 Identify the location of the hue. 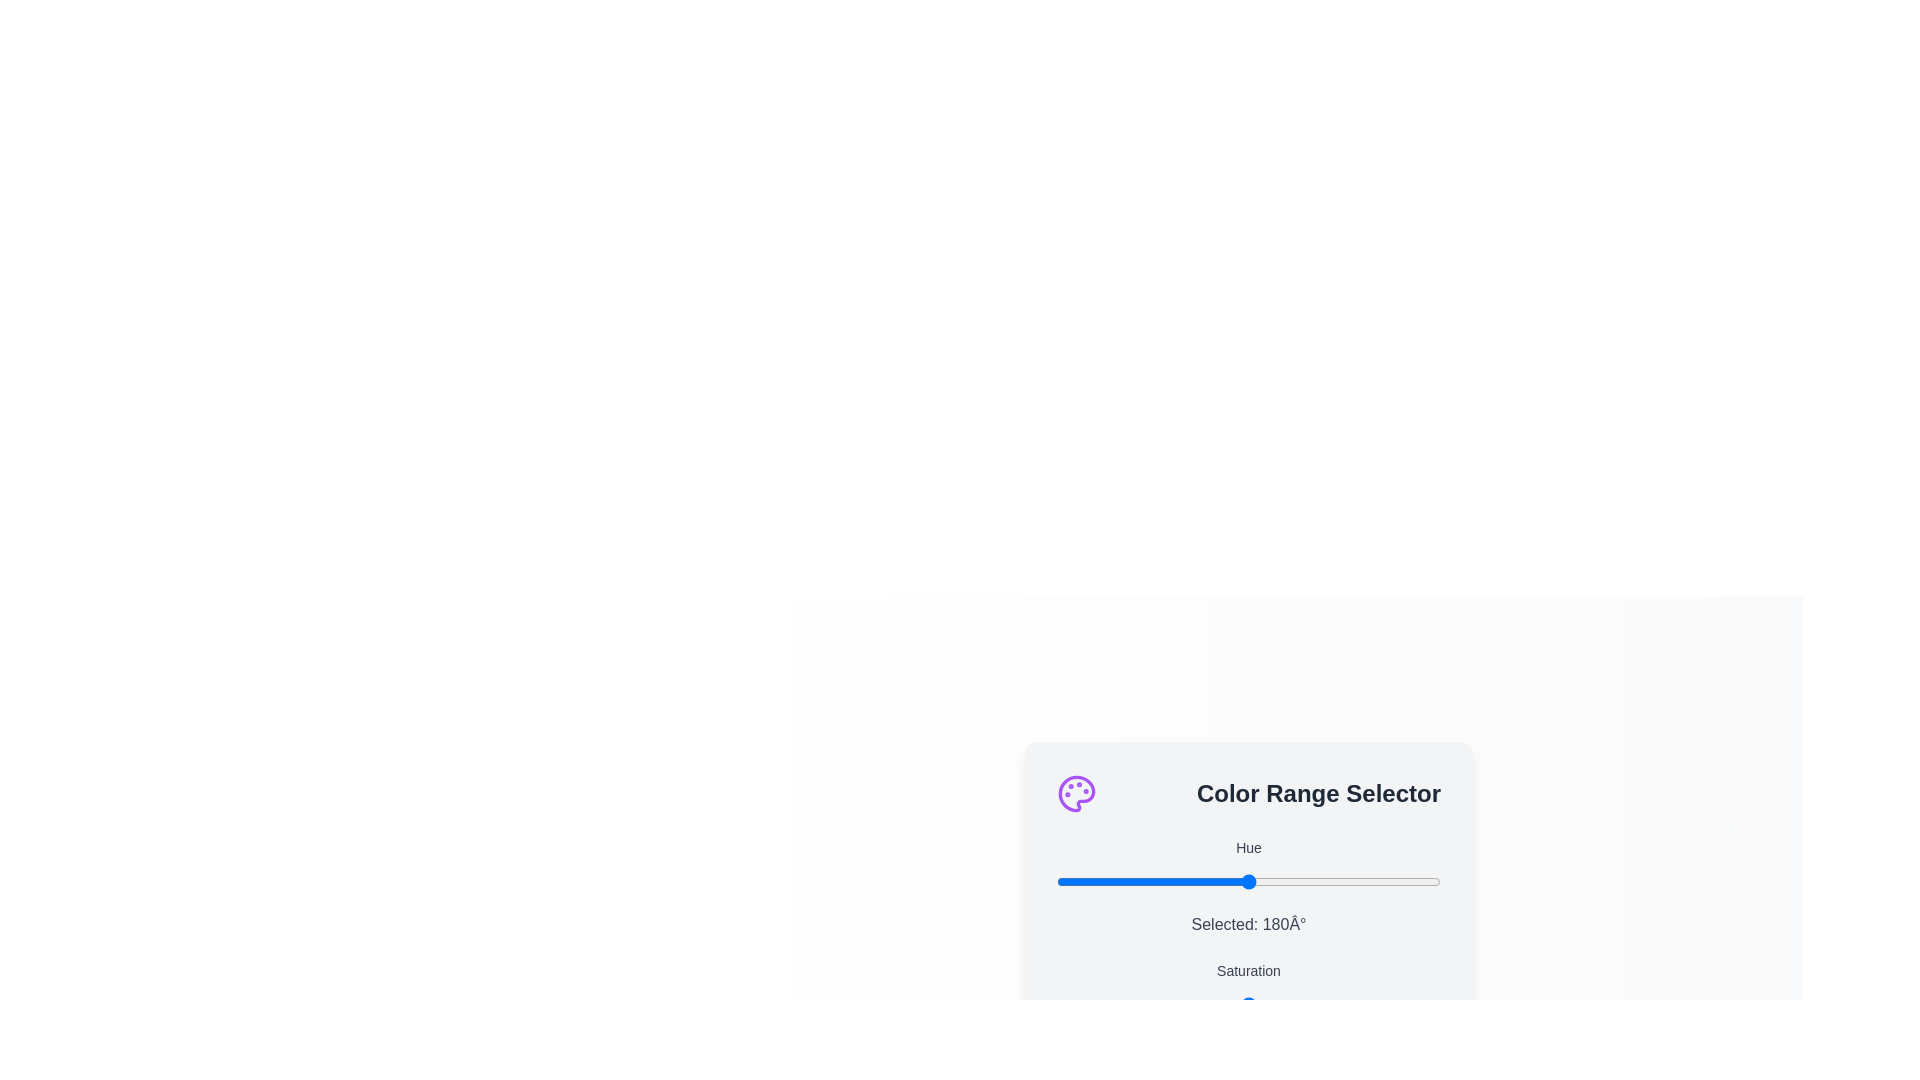
(1058, 880).